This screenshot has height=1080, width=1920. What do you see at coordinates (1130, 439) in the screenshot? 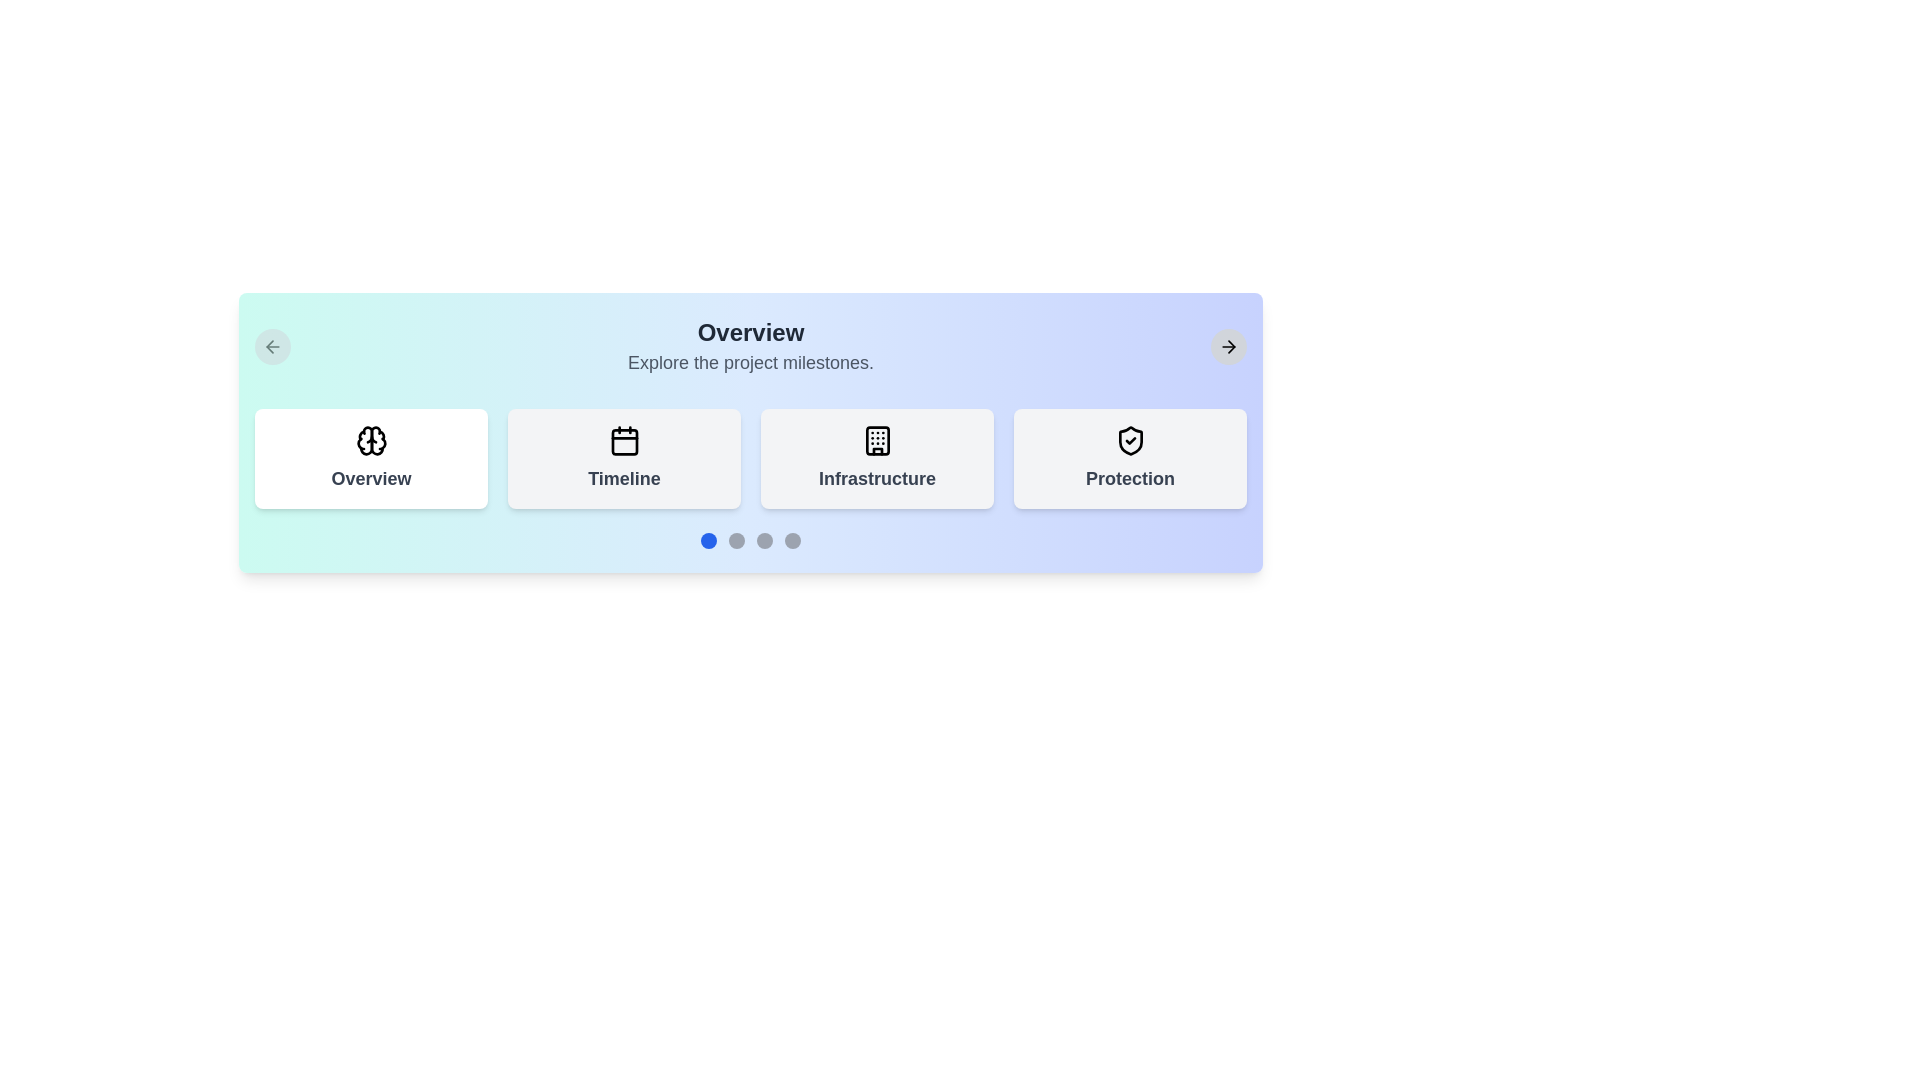
I see `the shield icon with a check mark inside it, which is located in the fourth position of the carousel and labeled 'Protection'` at bounding box center [1130, 439].